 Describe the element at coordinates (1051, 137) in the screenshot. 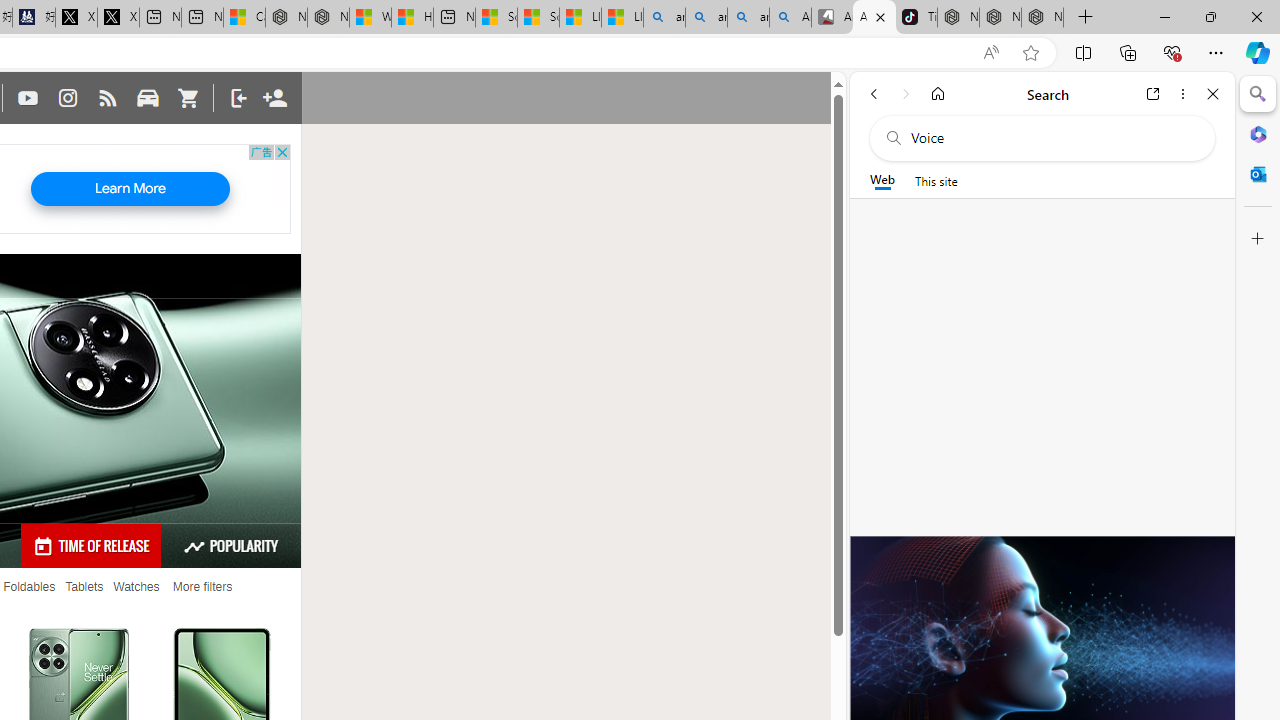

I see `'Search the web'` at that location.